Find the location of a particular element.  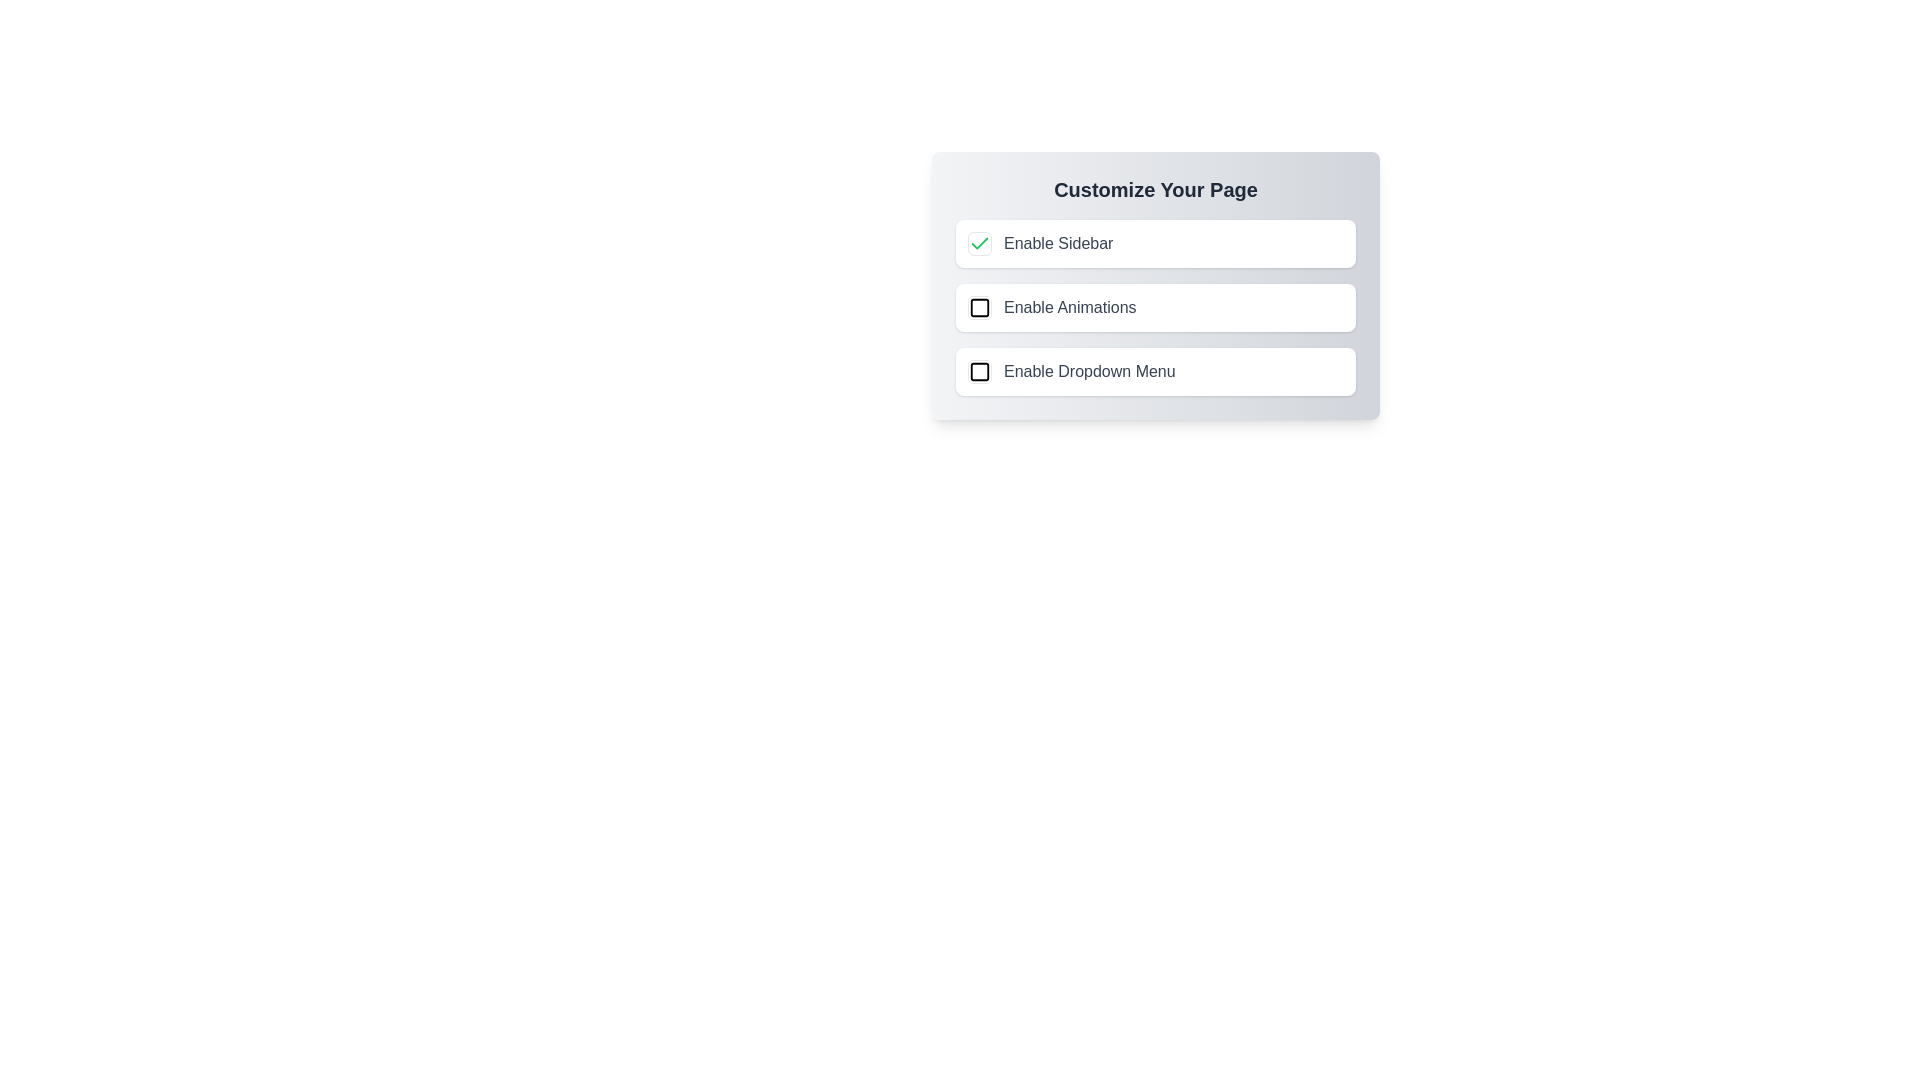

the descriptive text label for the toggleable feature in the settings menu, located beneath 'Enable Sidebar' and above 'Enable Dropdown Menu' is located at coordinates (1069, 308).